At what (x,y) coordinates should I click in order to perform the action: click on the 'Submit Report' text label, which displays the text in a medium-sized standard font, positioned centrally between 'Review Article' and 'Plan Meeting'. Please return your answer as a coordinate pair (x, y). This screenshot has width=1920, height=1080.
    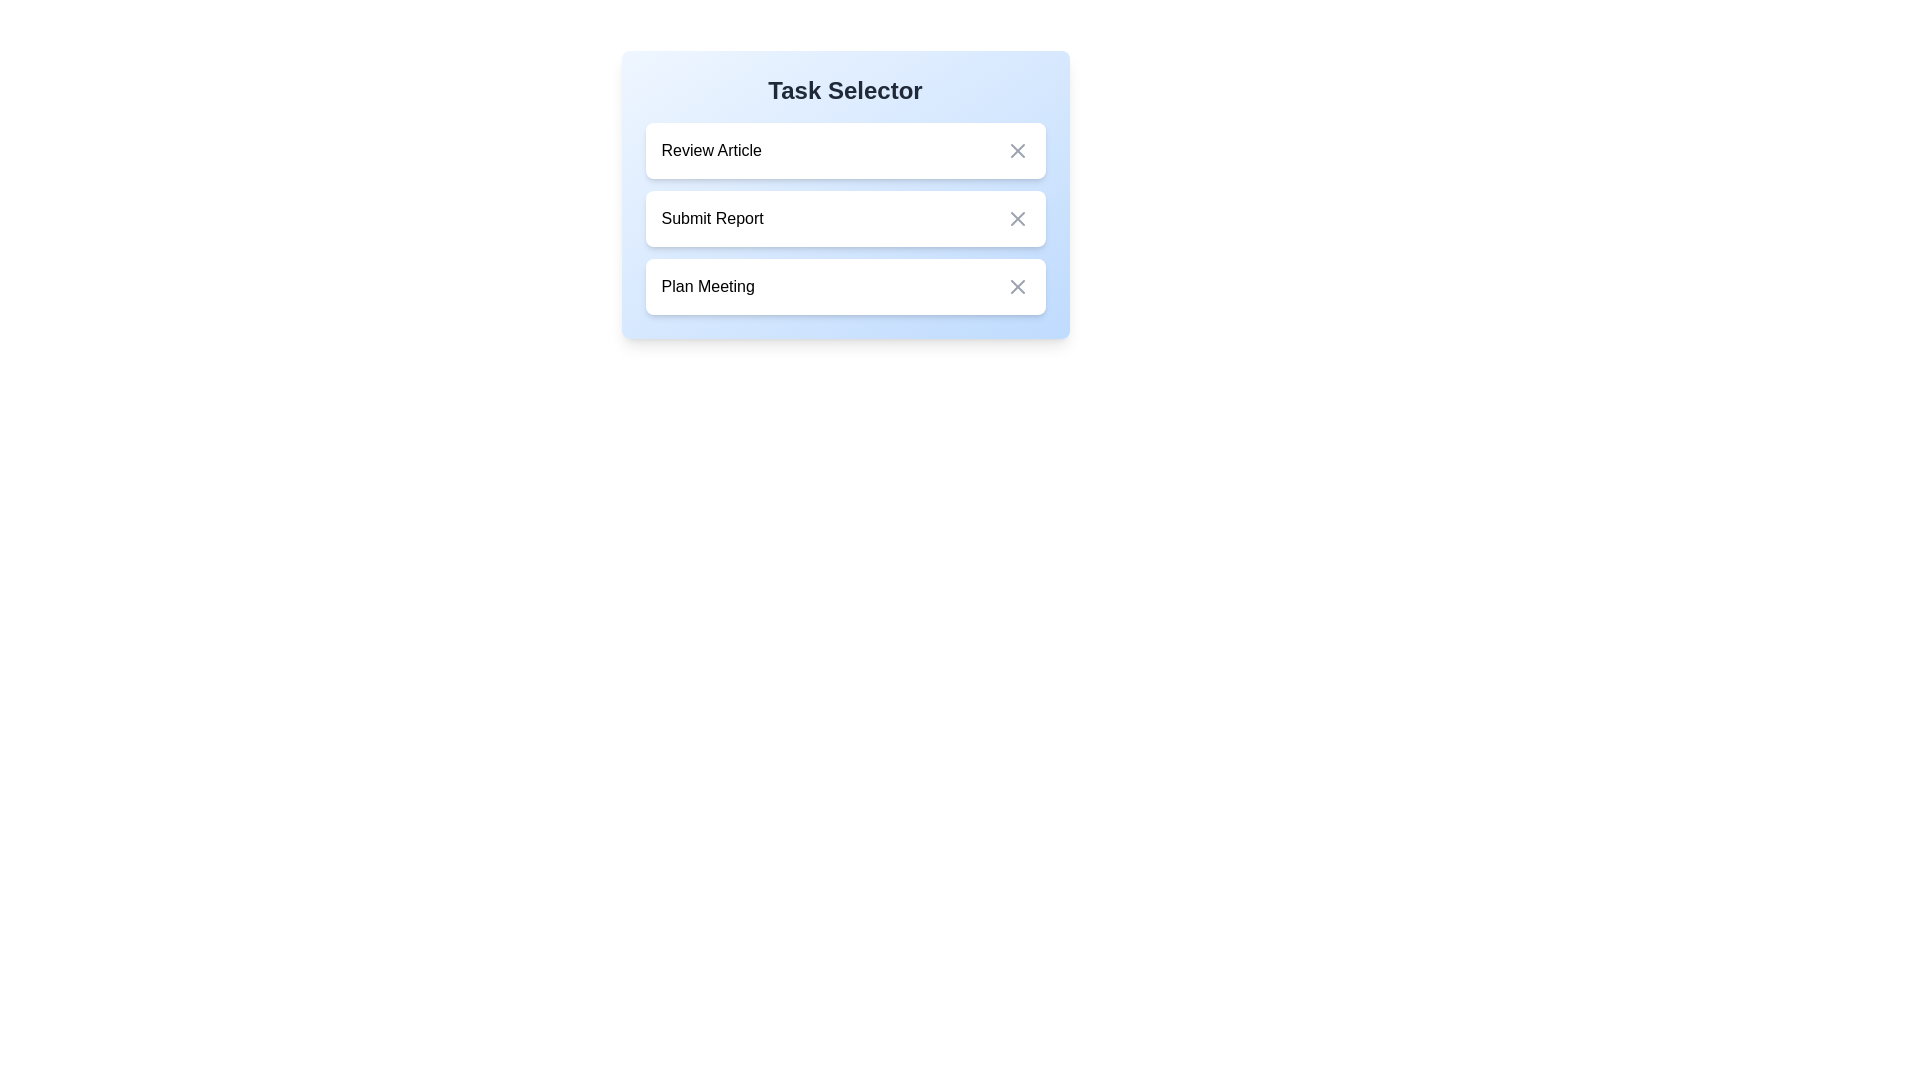
    Looking at the image, I should click on (712, 219).